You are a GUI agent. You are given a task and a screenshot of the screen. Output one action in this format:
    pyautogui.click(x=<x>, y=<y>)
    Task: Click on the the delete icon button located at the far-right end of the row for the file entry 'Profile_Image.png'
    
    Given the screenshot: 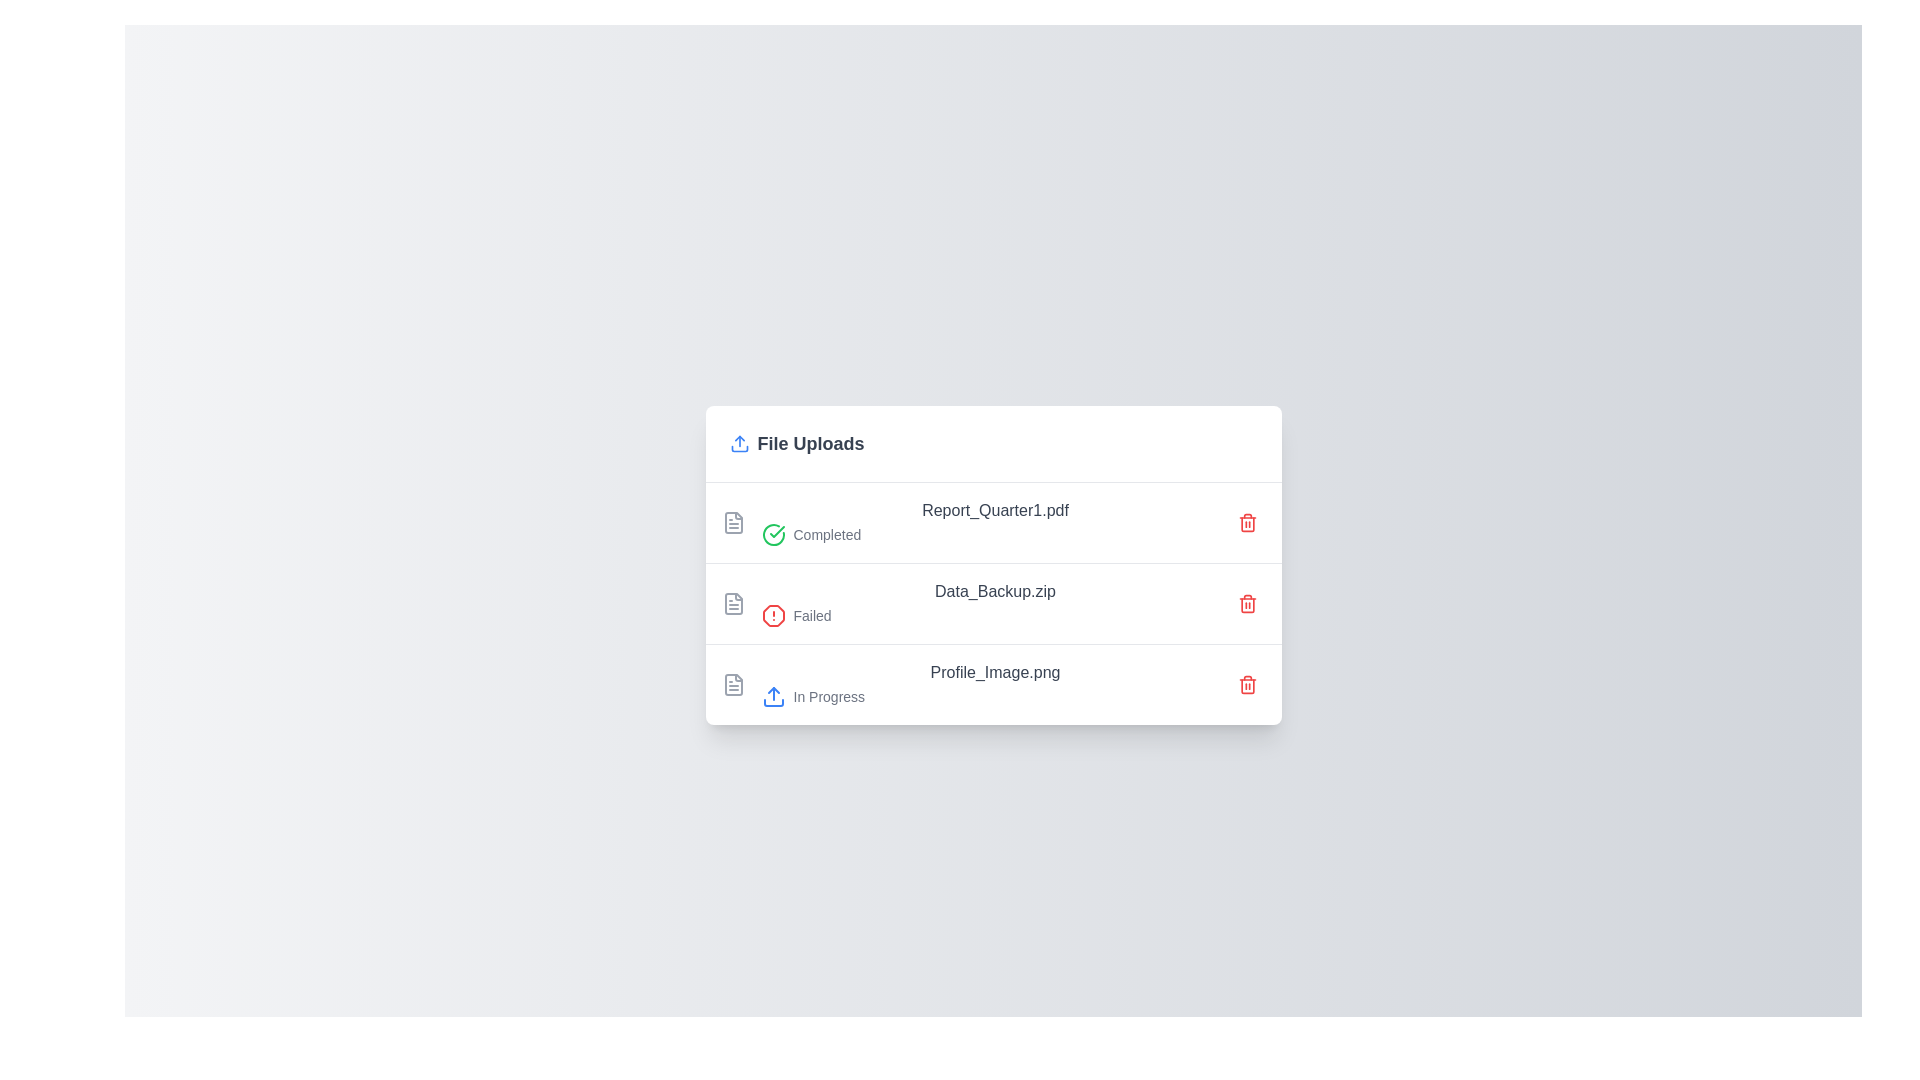 What is the action you would take?
    pyautogui.click(x=1246, y=683)
    